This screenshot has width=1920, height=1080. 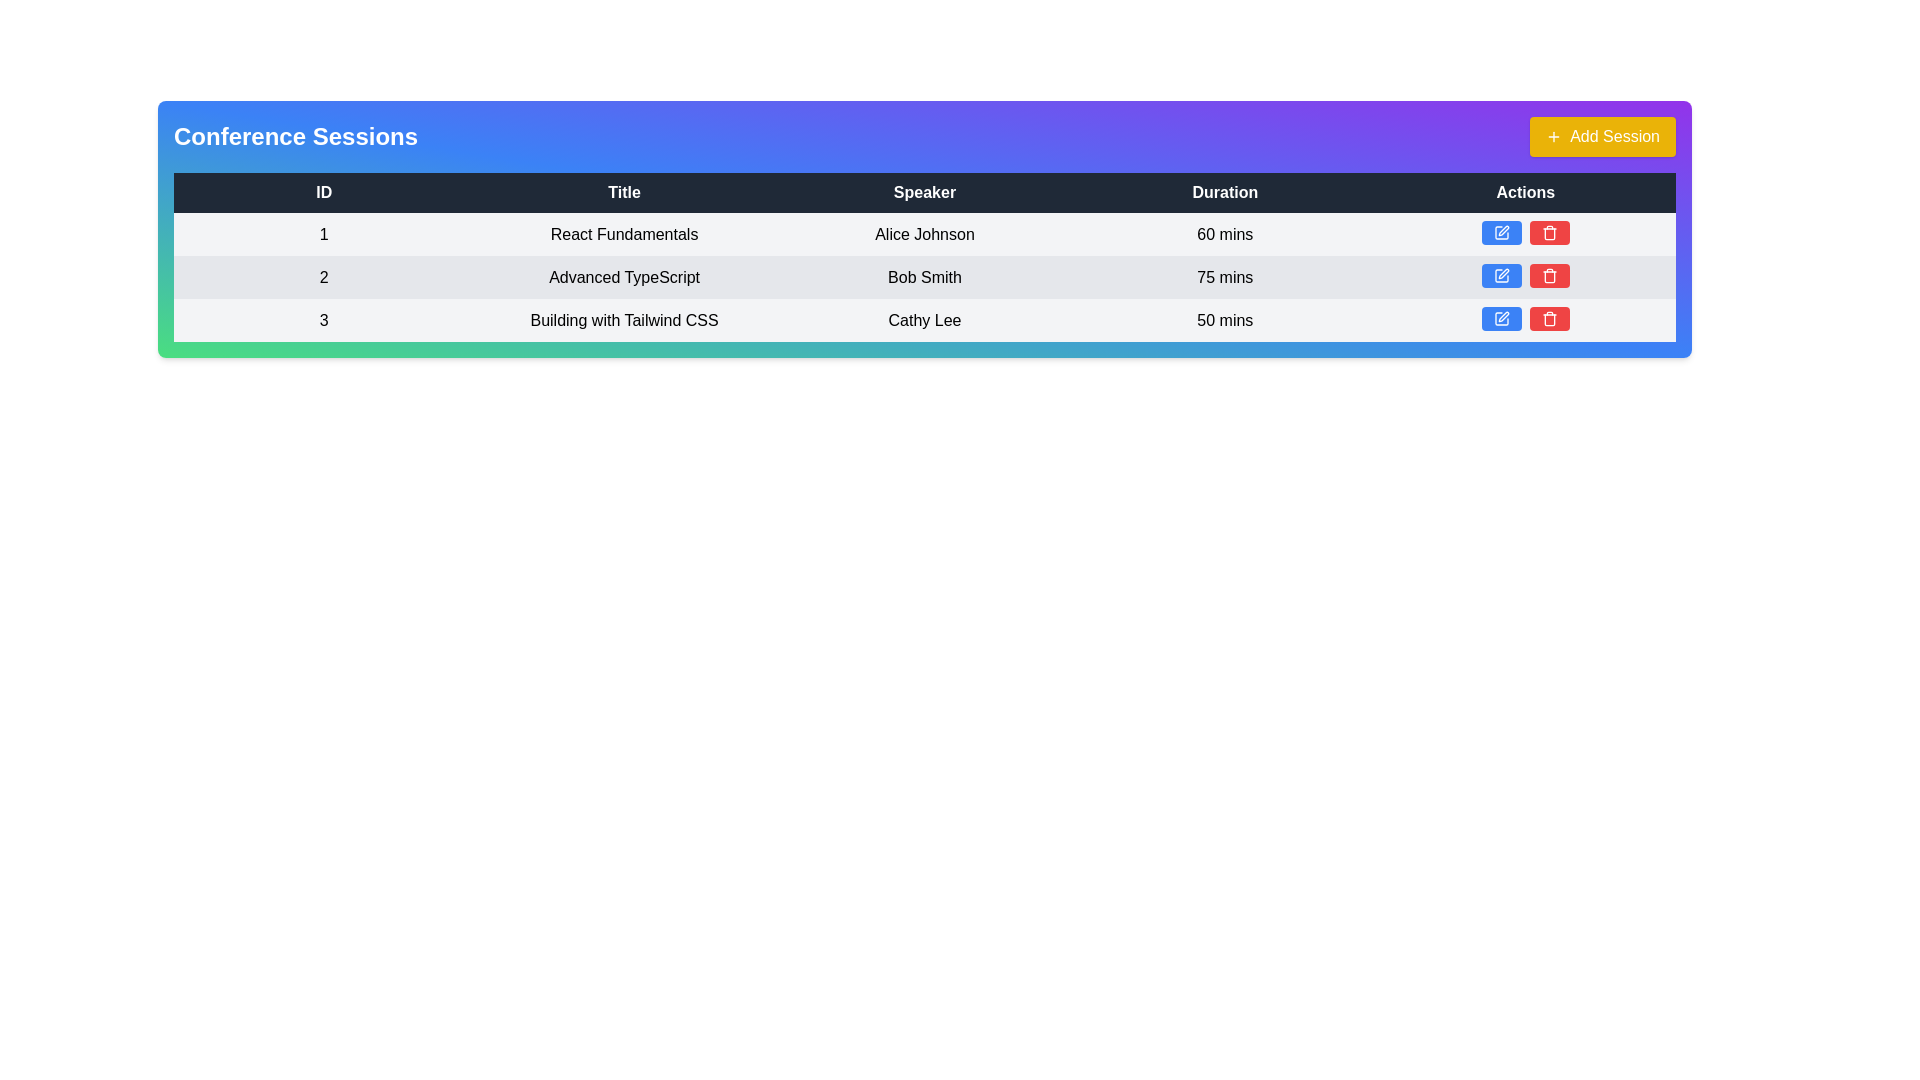 I want to click on the Text Label that serves as a visual indicator for the unique identifier of the conference session in the 'ID' field located in the first column of the third row of the table, so click(x=324, y=319).